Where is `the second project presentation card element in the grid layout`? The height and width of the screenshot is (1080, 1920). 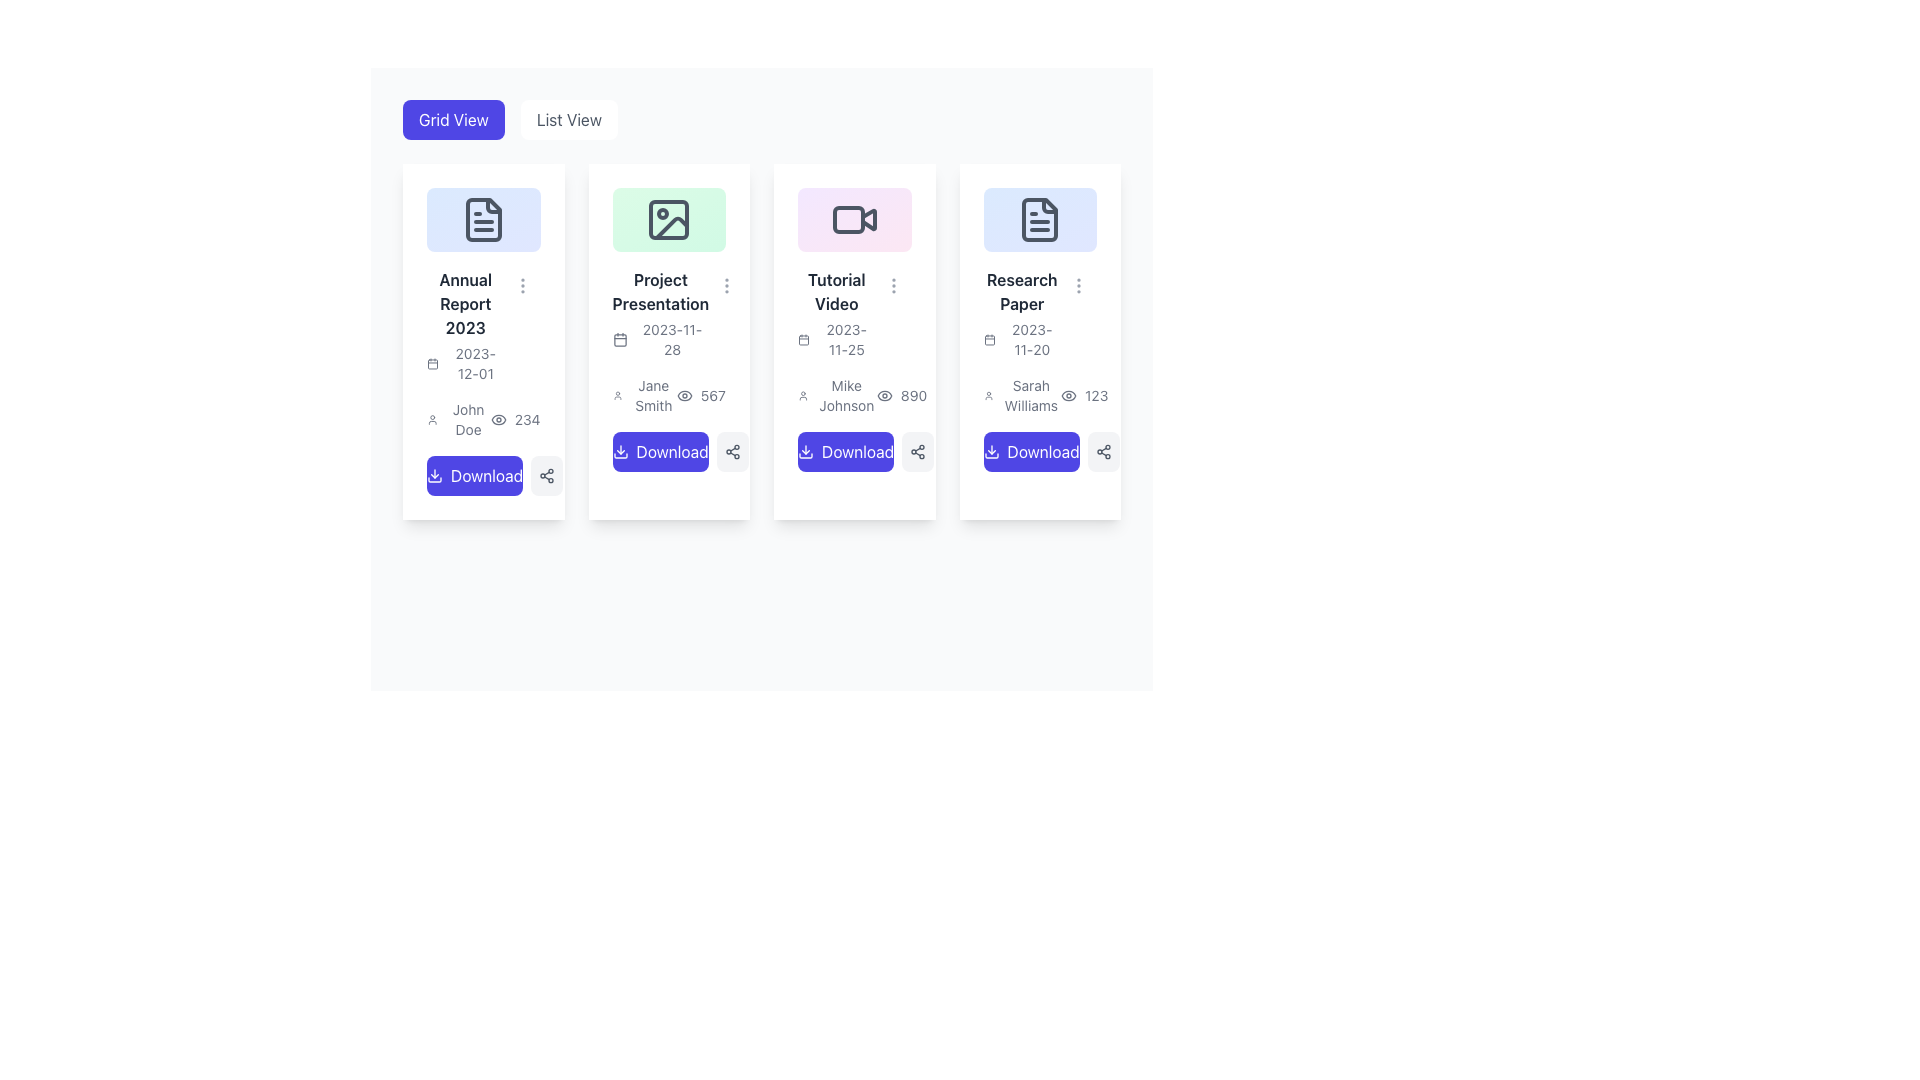 the second project presentation card element in the grid layout is located at coordinates (669, 340).